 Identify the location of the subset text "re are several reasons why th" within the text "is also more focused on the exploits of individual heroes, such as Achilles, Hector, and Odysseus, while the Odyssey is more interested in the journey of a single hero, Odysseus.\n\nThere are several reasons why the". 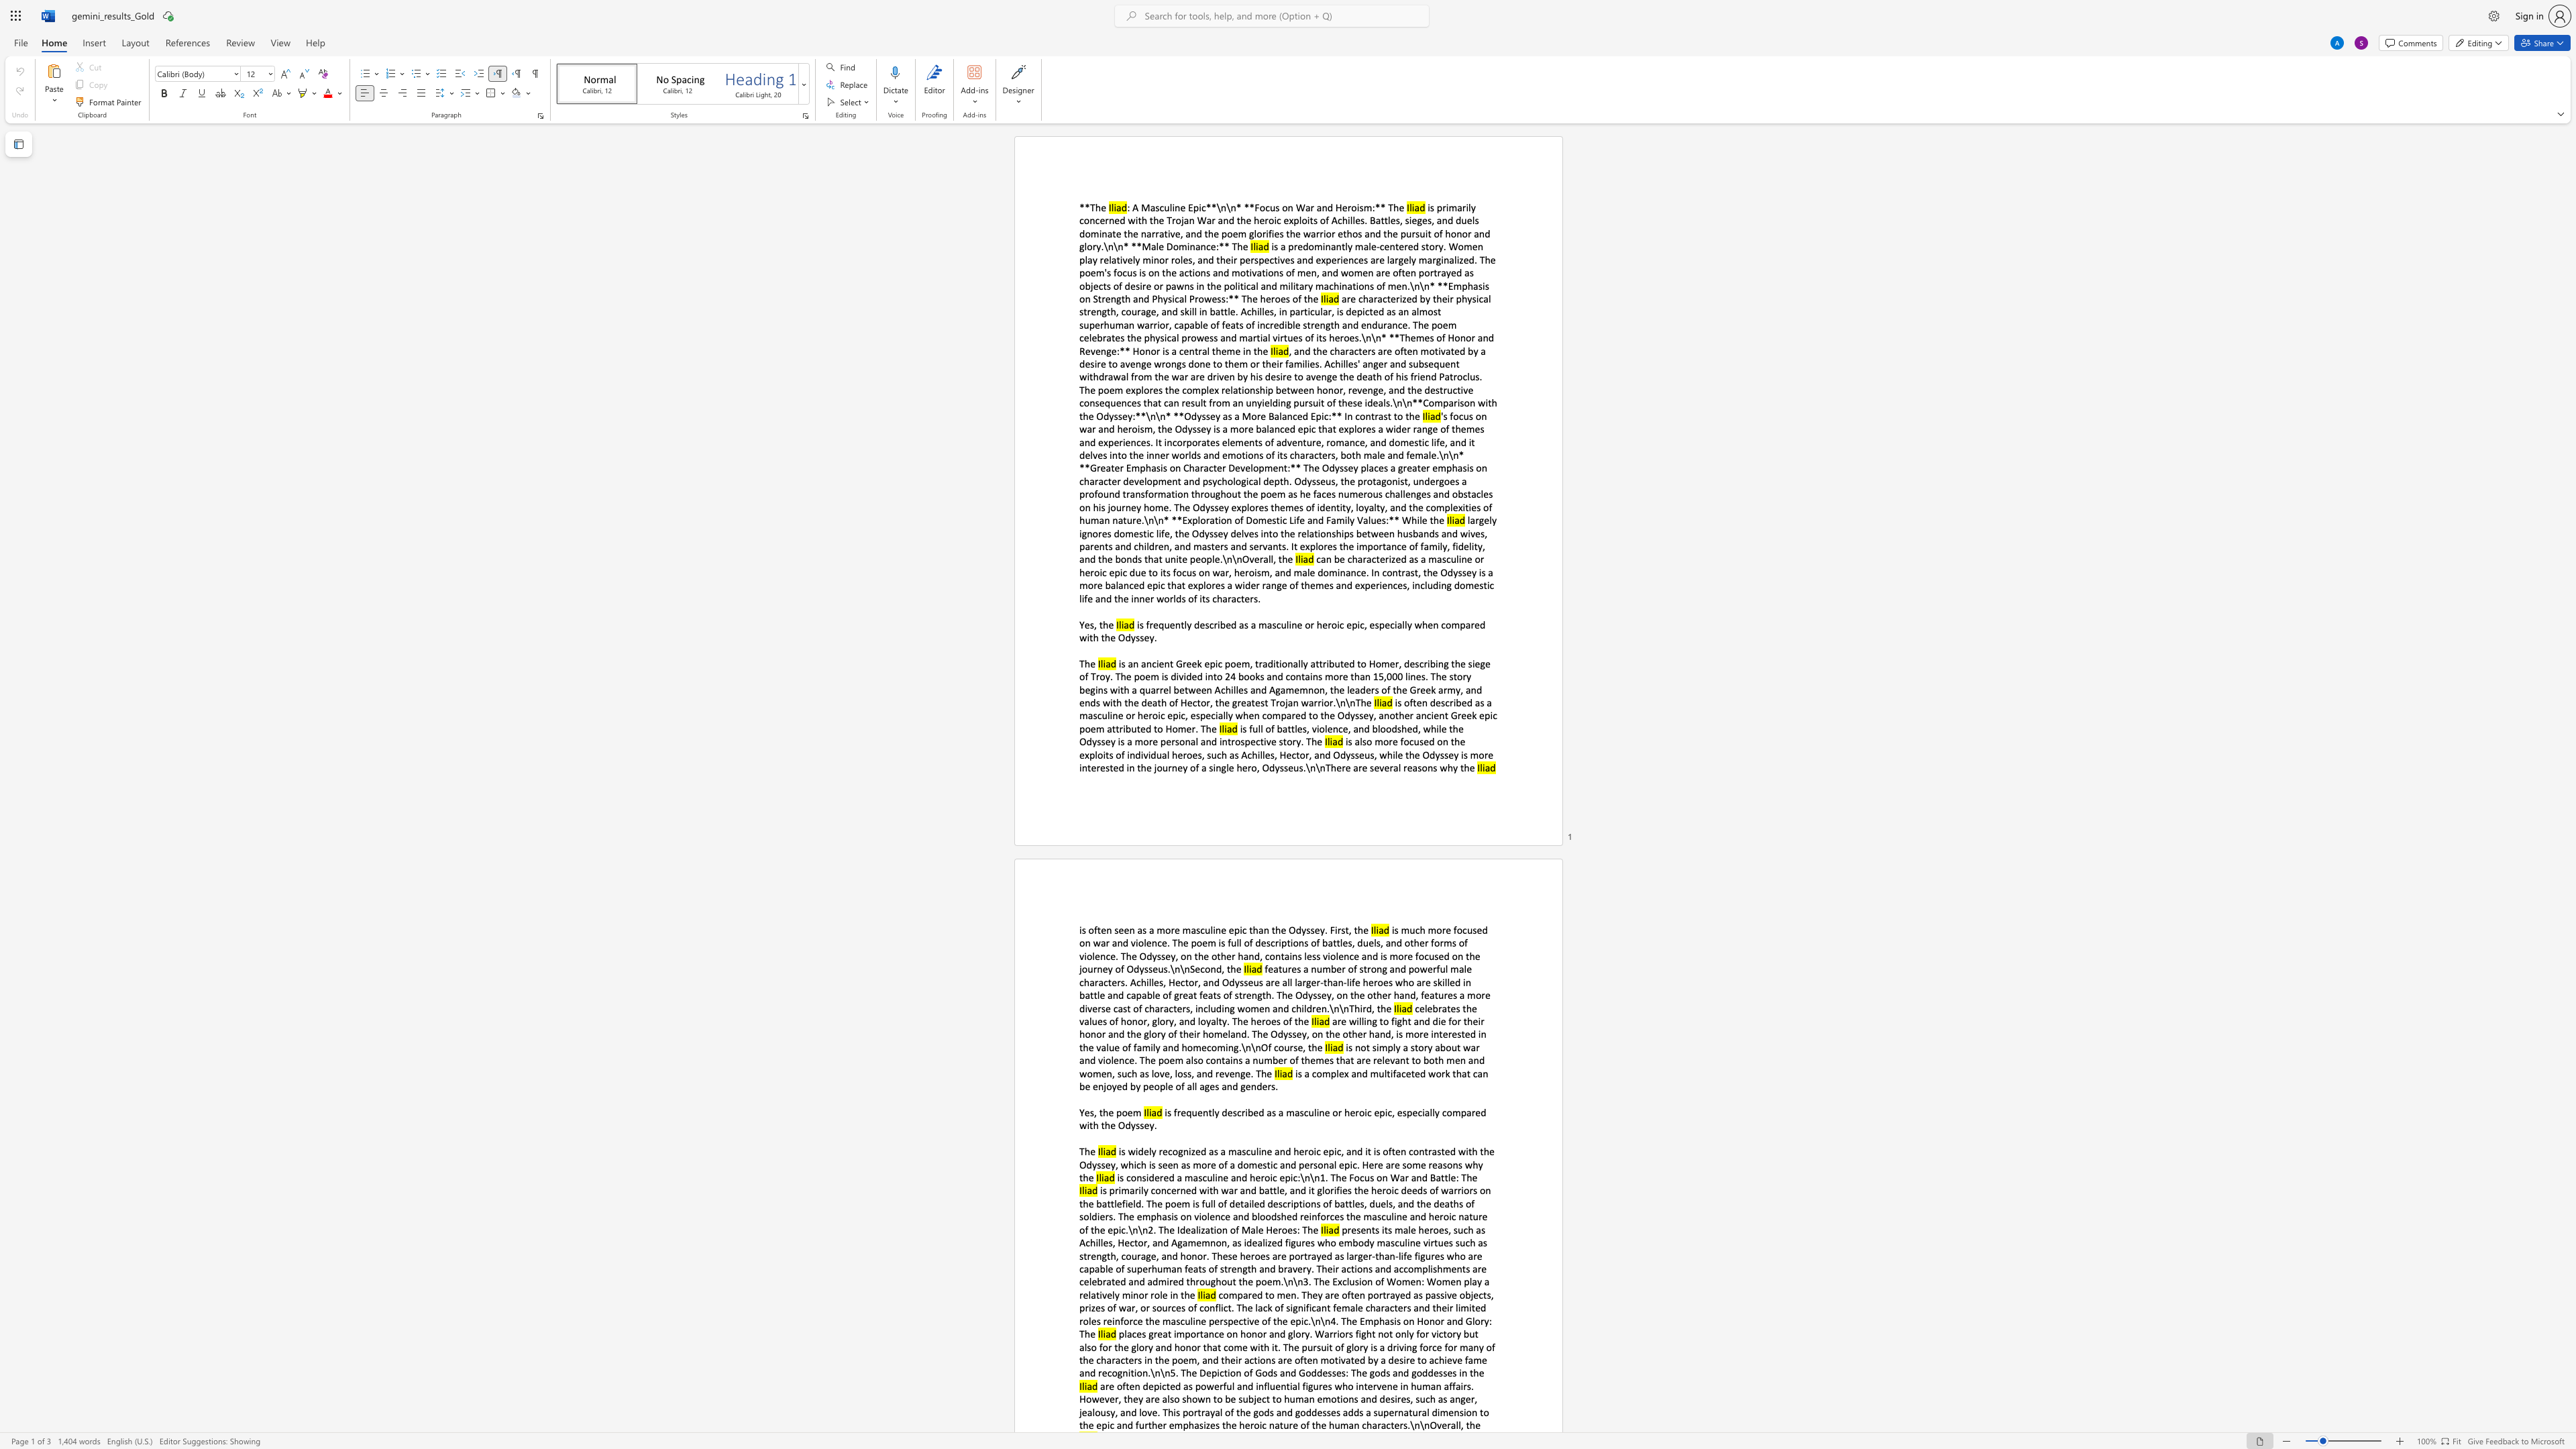
(1342, 767).